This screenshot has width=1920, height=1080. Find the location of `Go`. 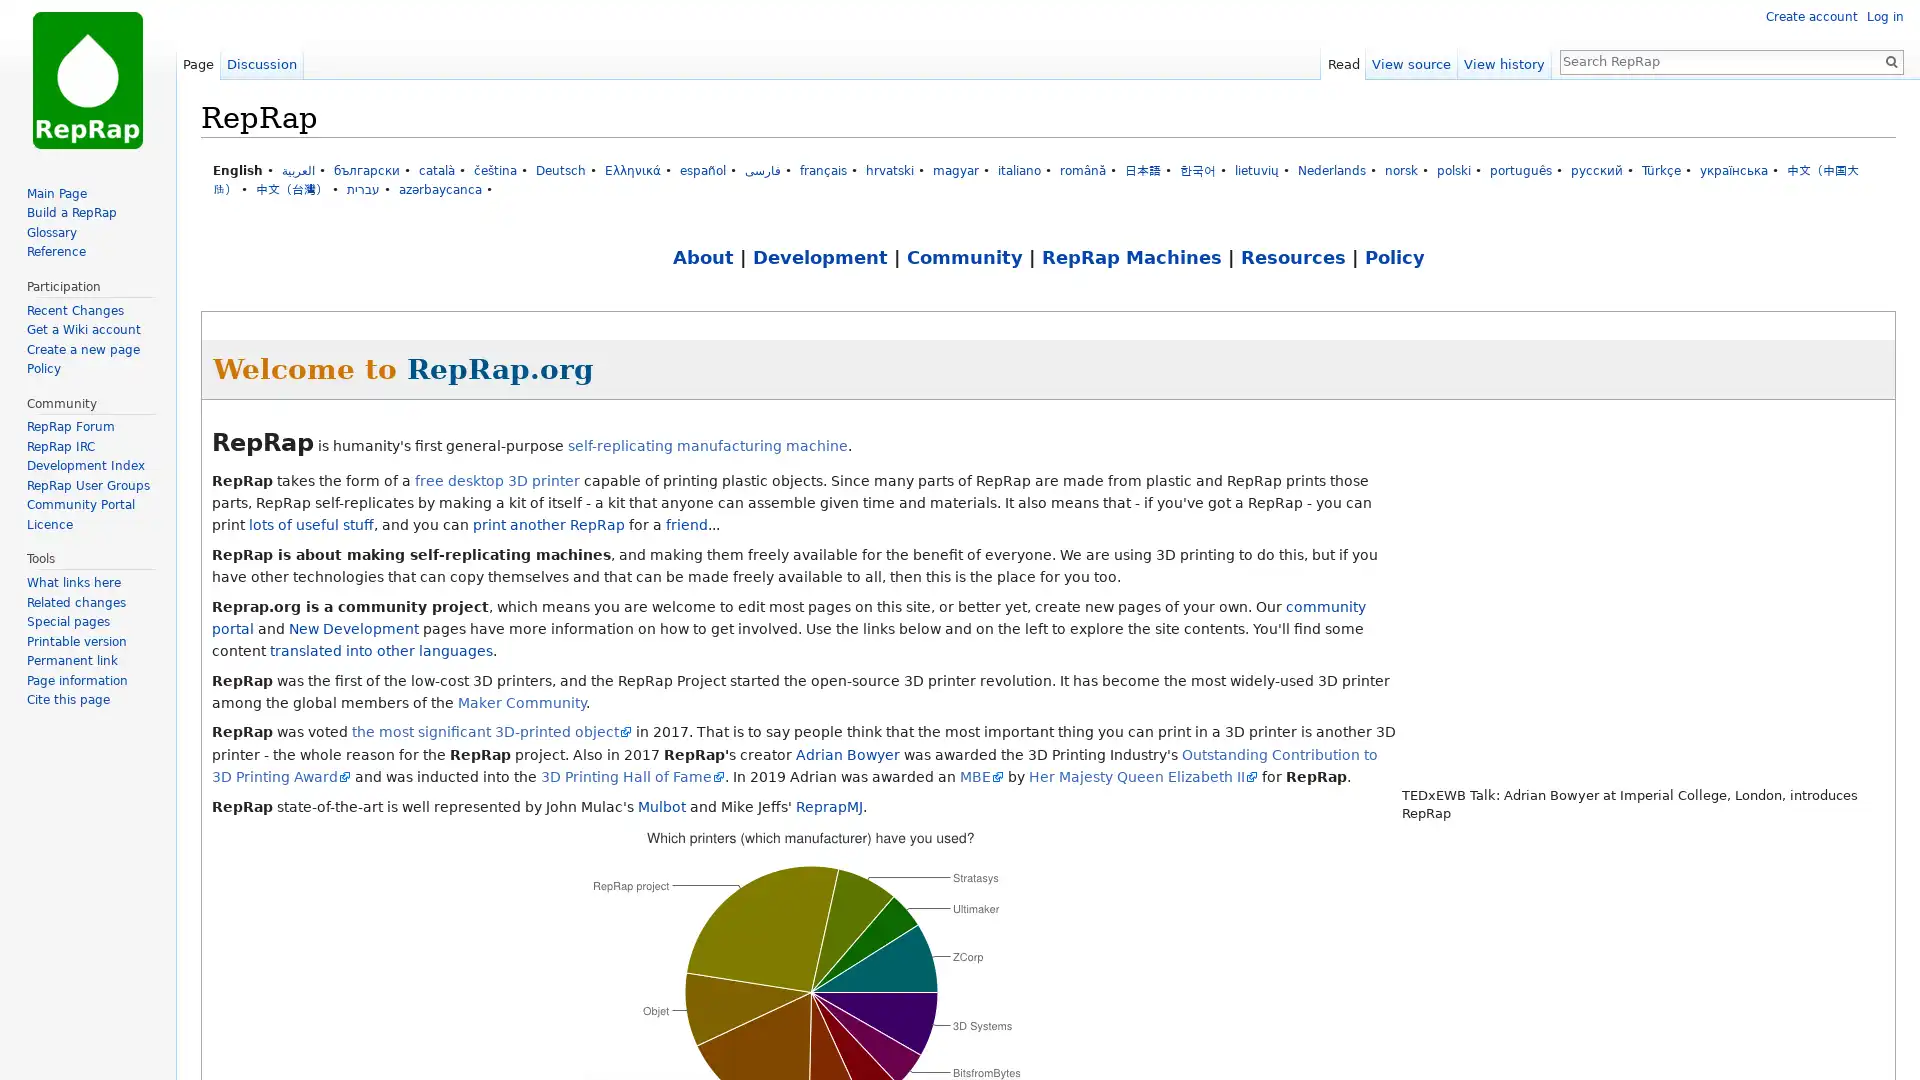

Go is located at coordinates (1890, 60).